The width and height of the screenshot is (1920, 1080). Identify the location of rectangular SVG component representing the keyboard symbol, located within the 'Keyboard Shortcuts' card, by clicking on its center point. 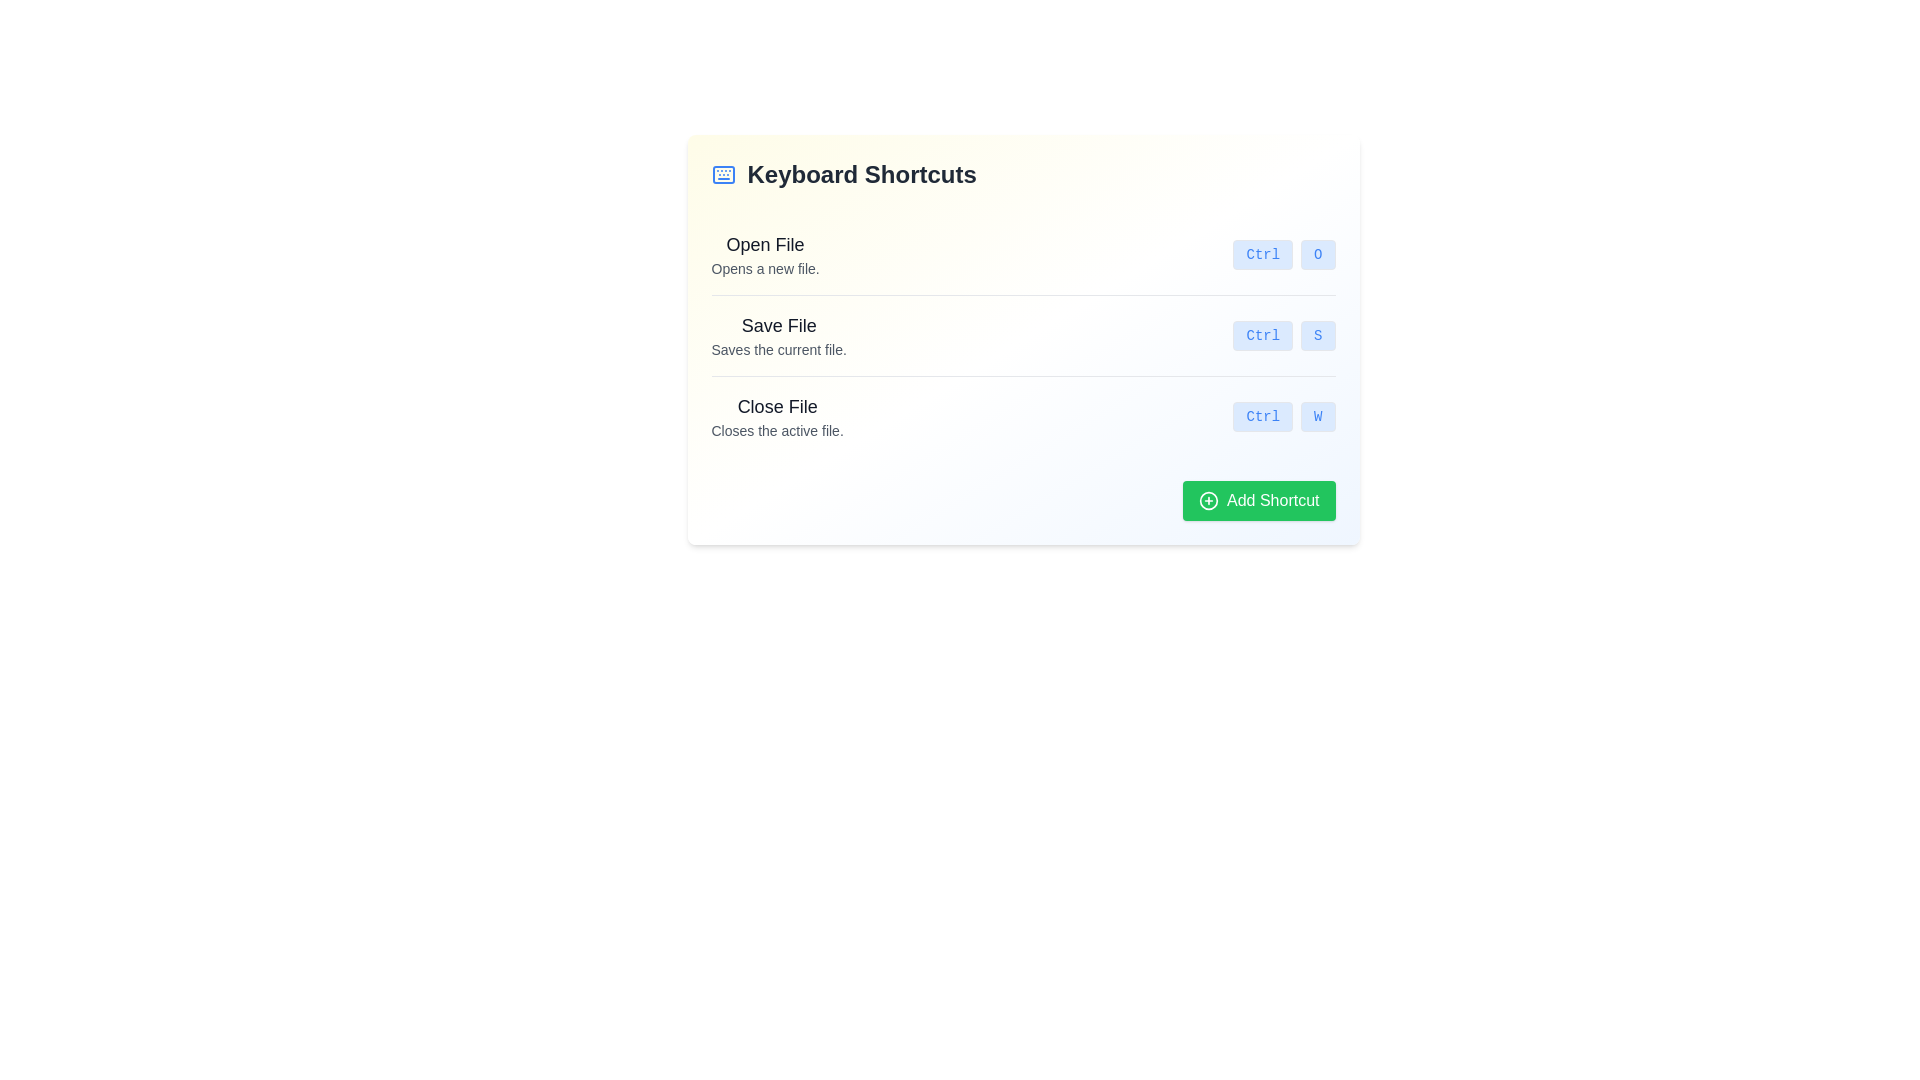
(722, 173).